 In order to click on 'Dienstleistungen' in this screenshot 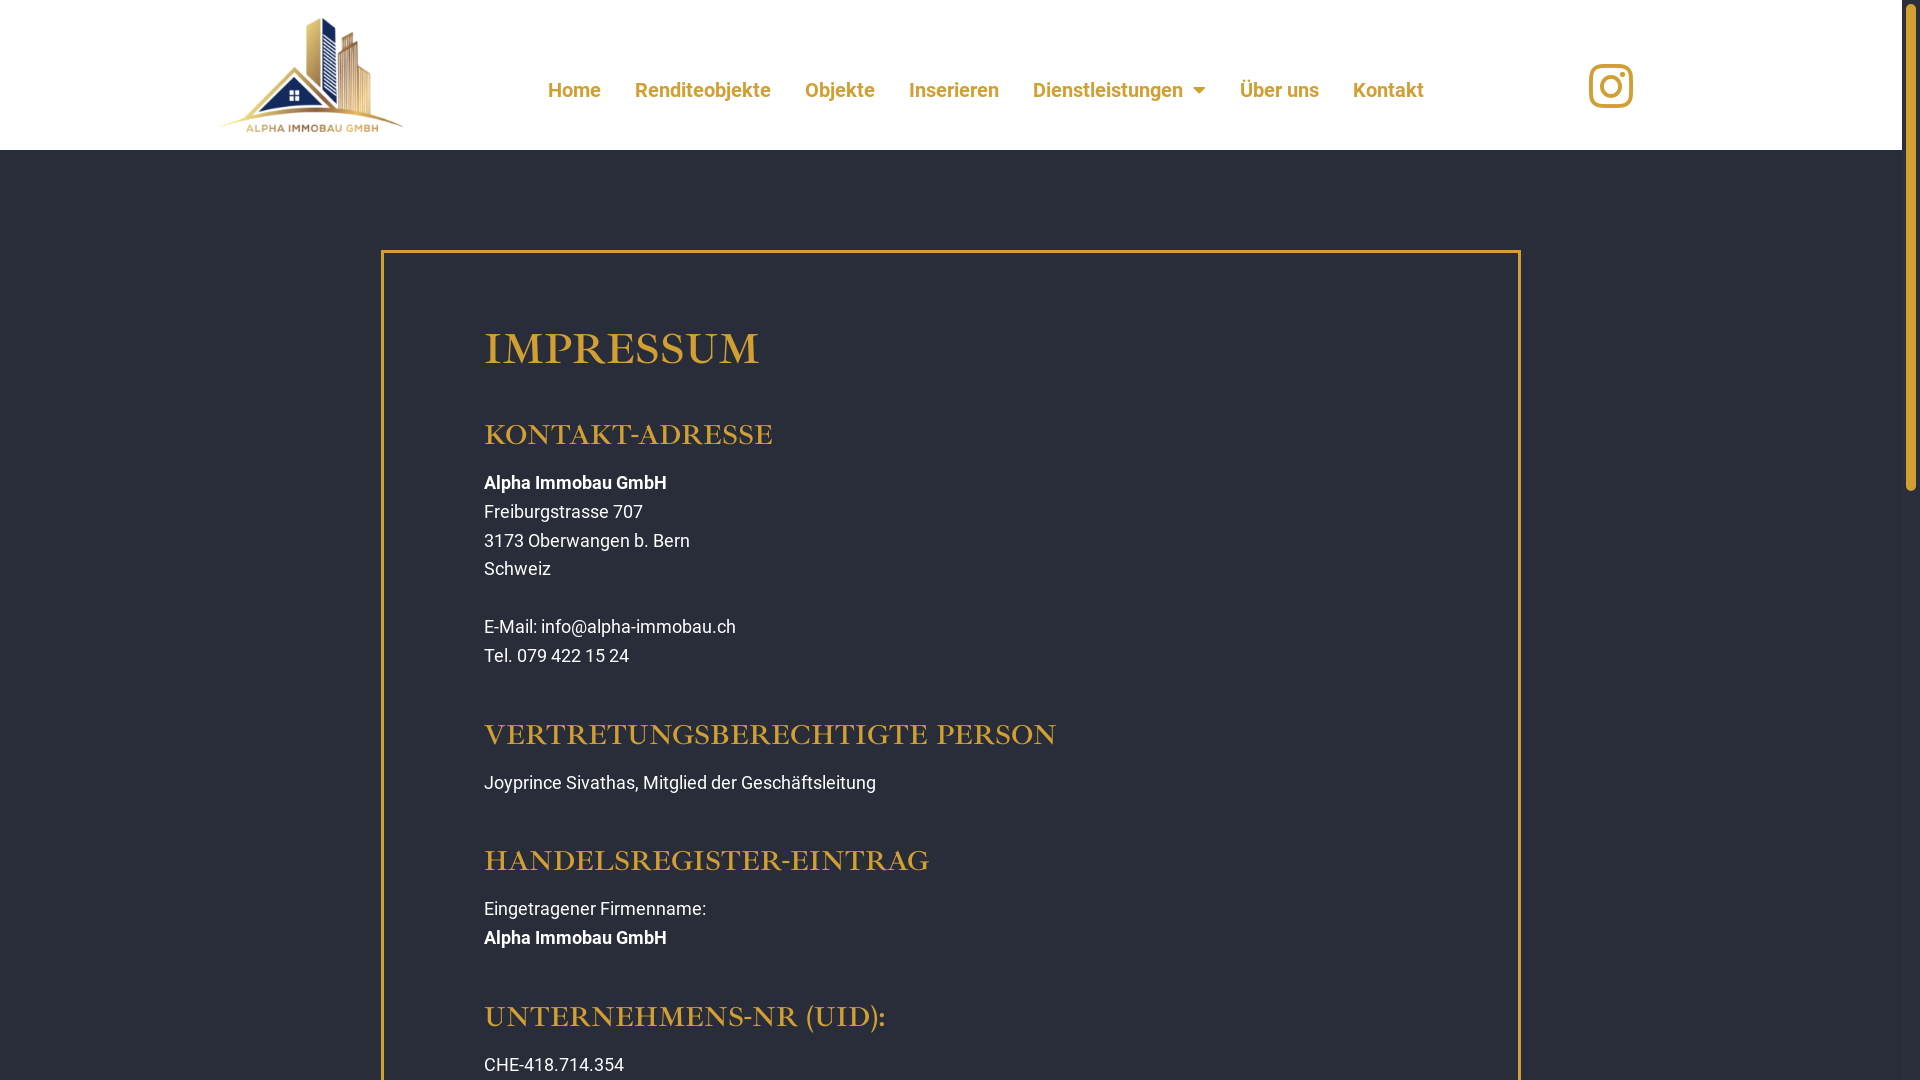, I will do `click(1016, 88)`.